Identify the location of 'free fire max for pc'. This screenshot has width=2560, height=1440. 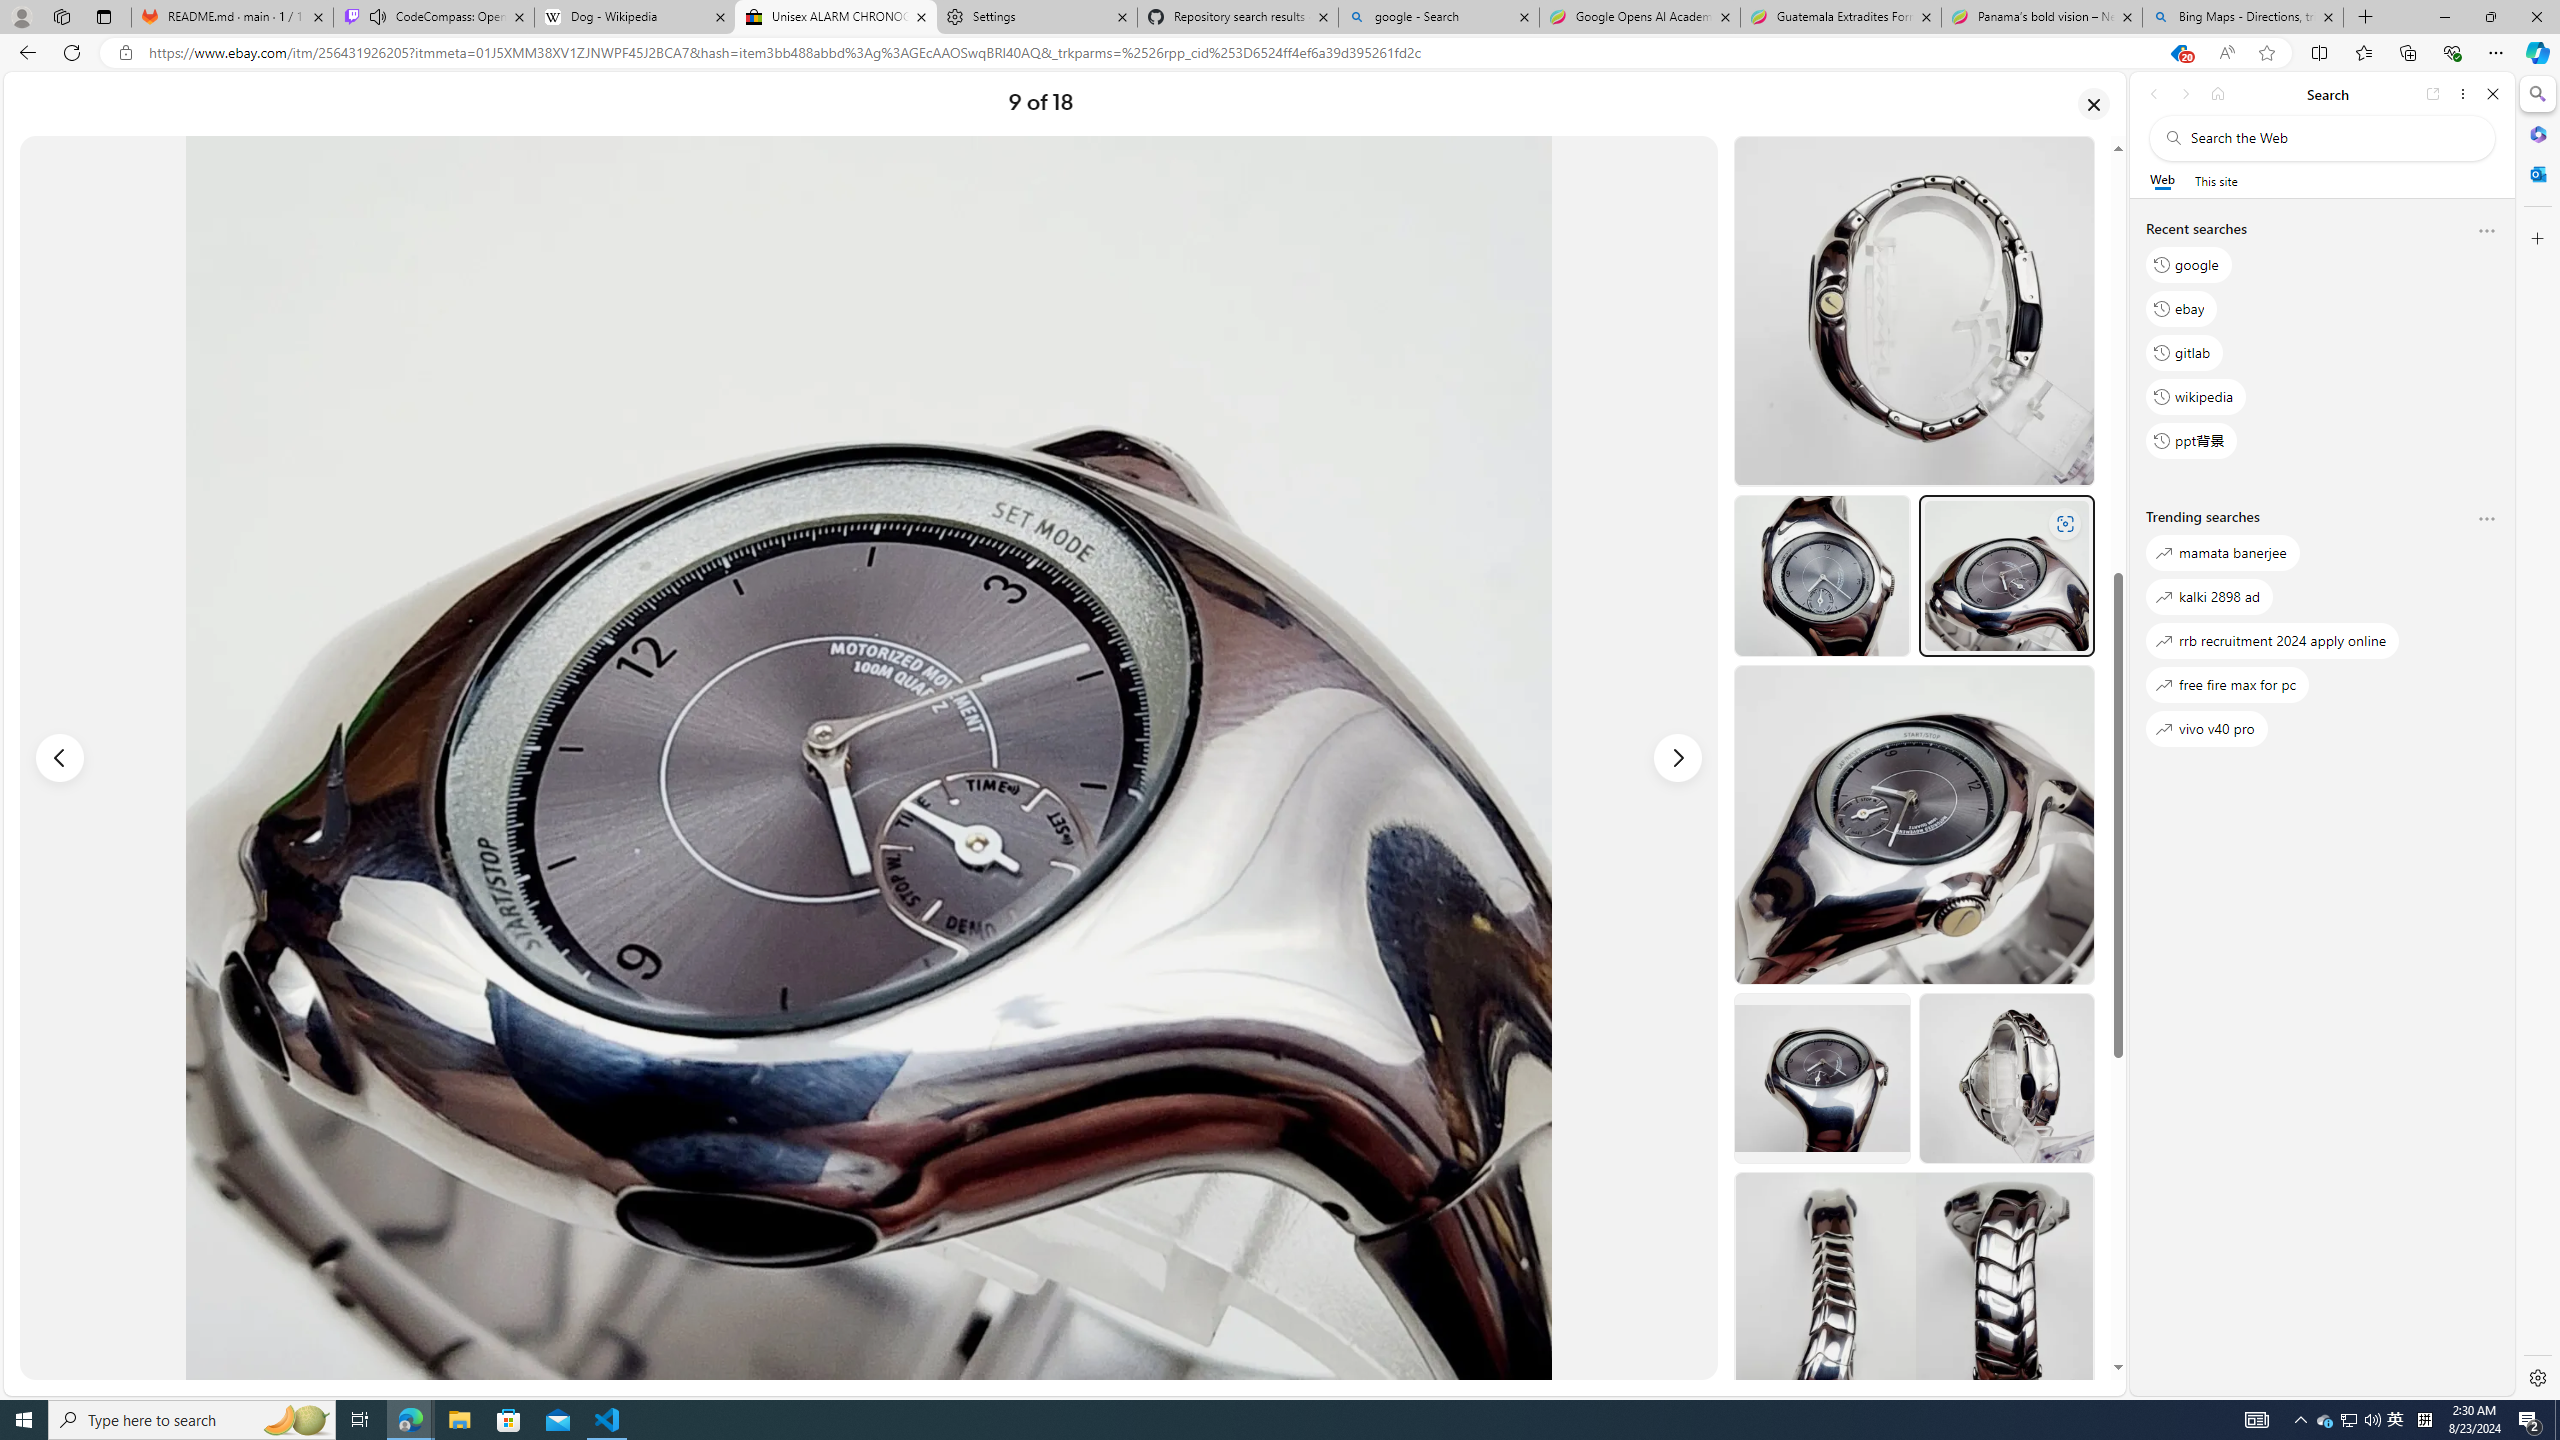
(2226, 683).